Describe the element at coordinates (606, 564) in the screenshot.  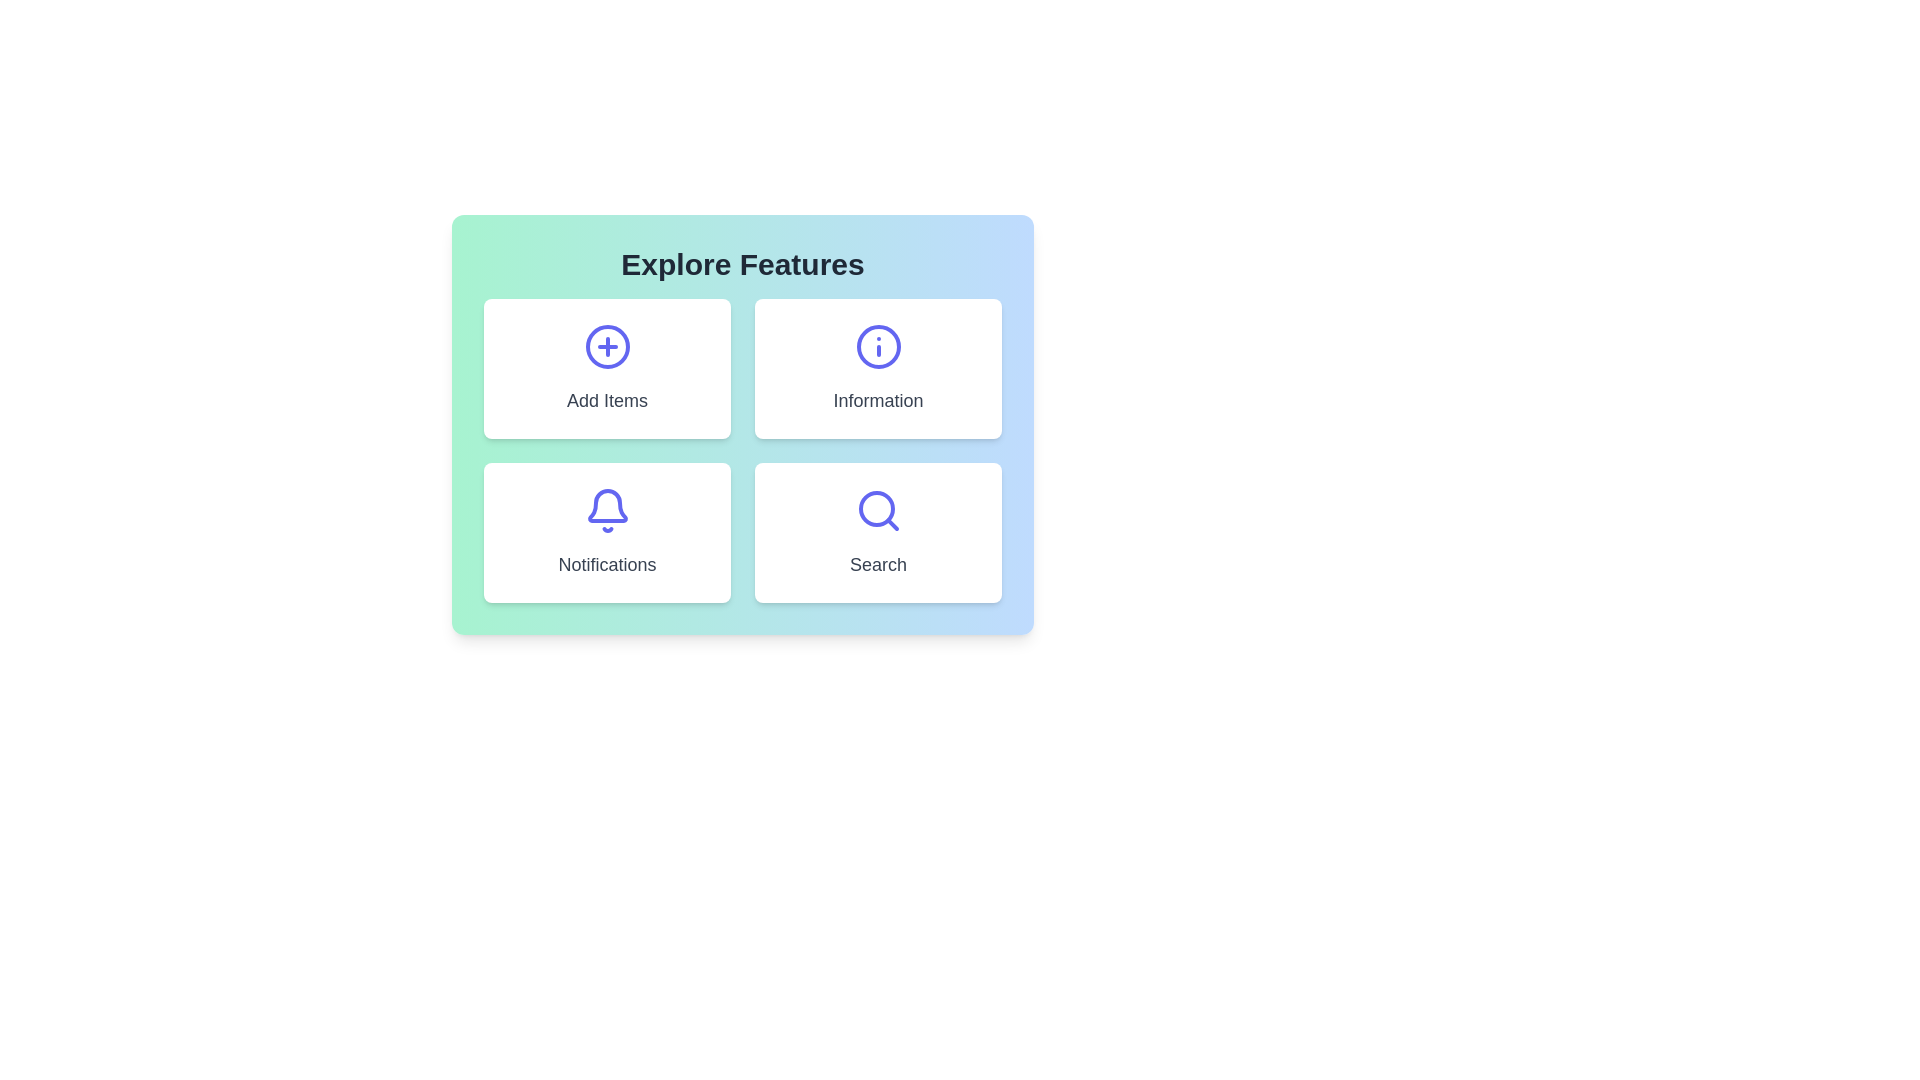
I see `the Text Label that describes the 'Notifications' feature card, located below the icon within the card in the bottom-left quadrant of a 2x2 grid of feature cards` at that location.